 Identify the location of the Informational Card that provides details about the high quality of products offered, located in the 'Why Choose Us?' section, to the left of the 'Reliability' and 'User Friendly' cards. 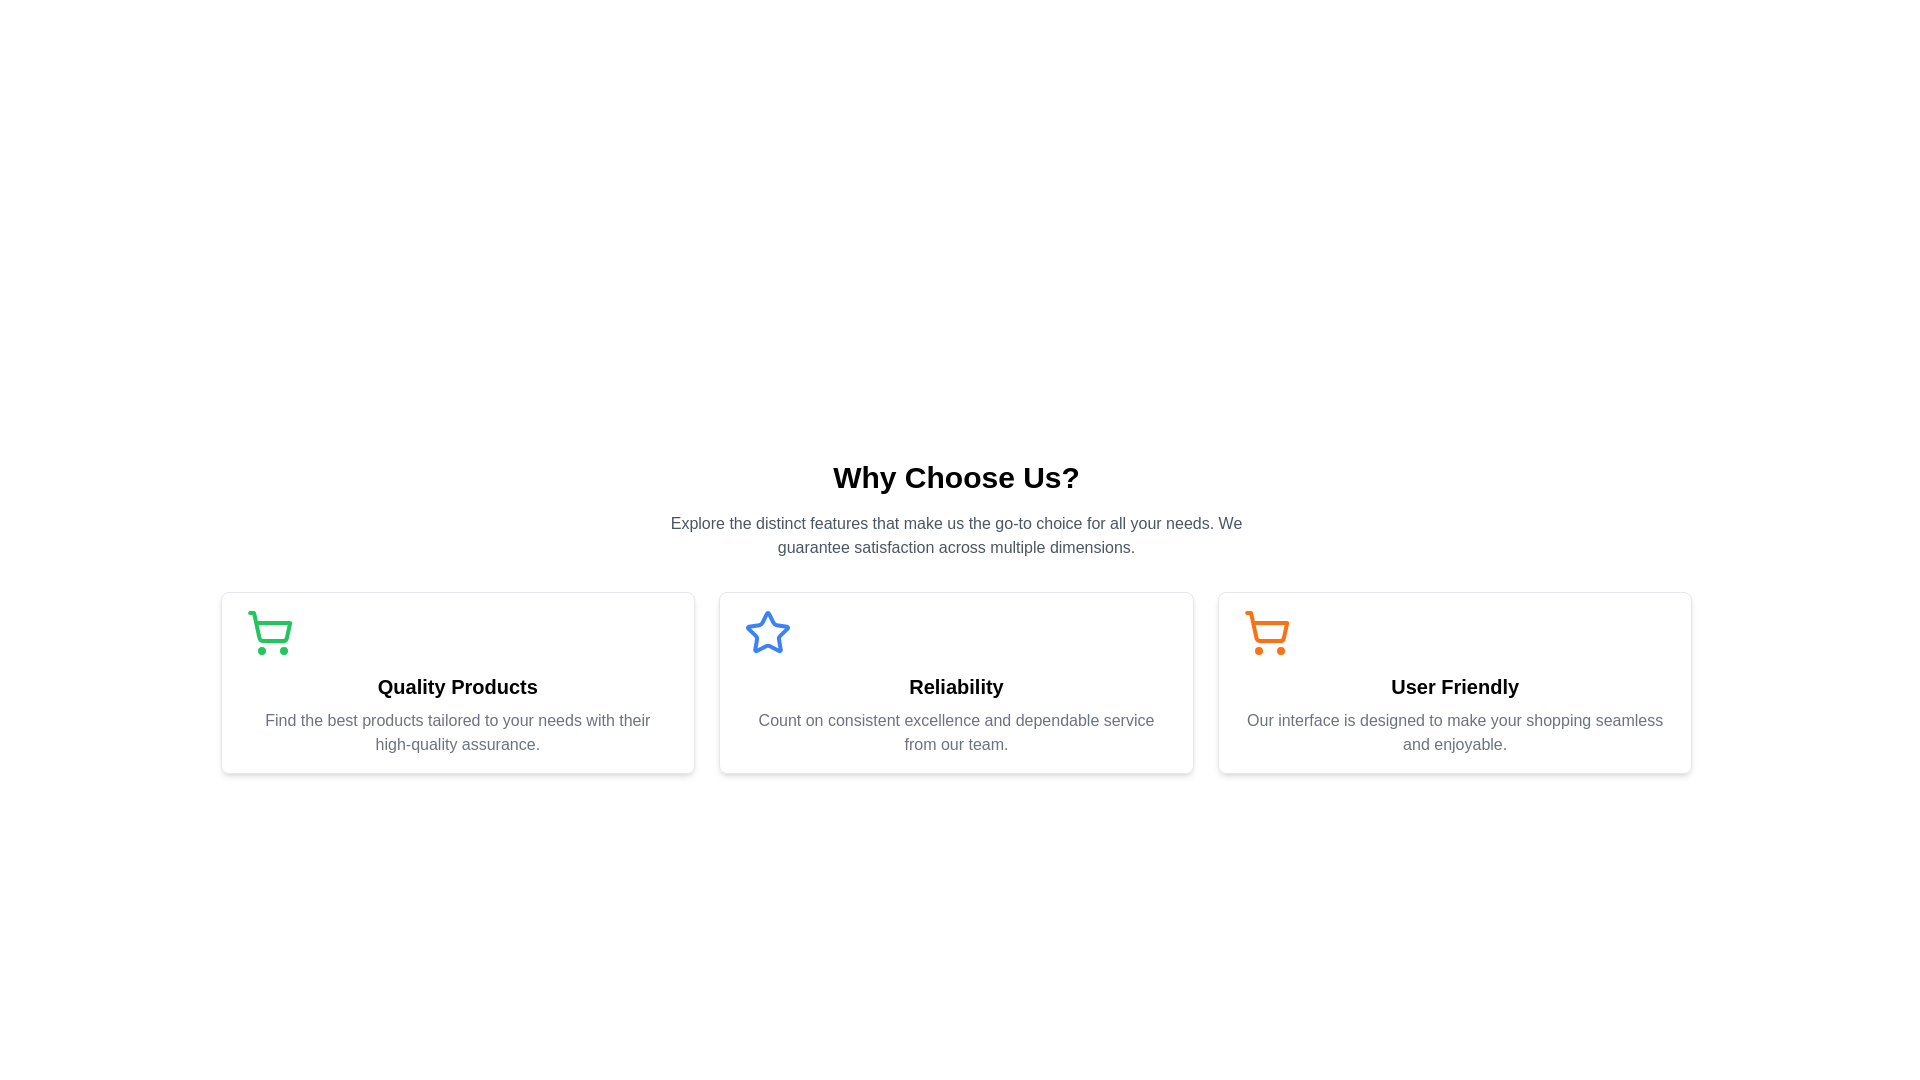
(456, 681).